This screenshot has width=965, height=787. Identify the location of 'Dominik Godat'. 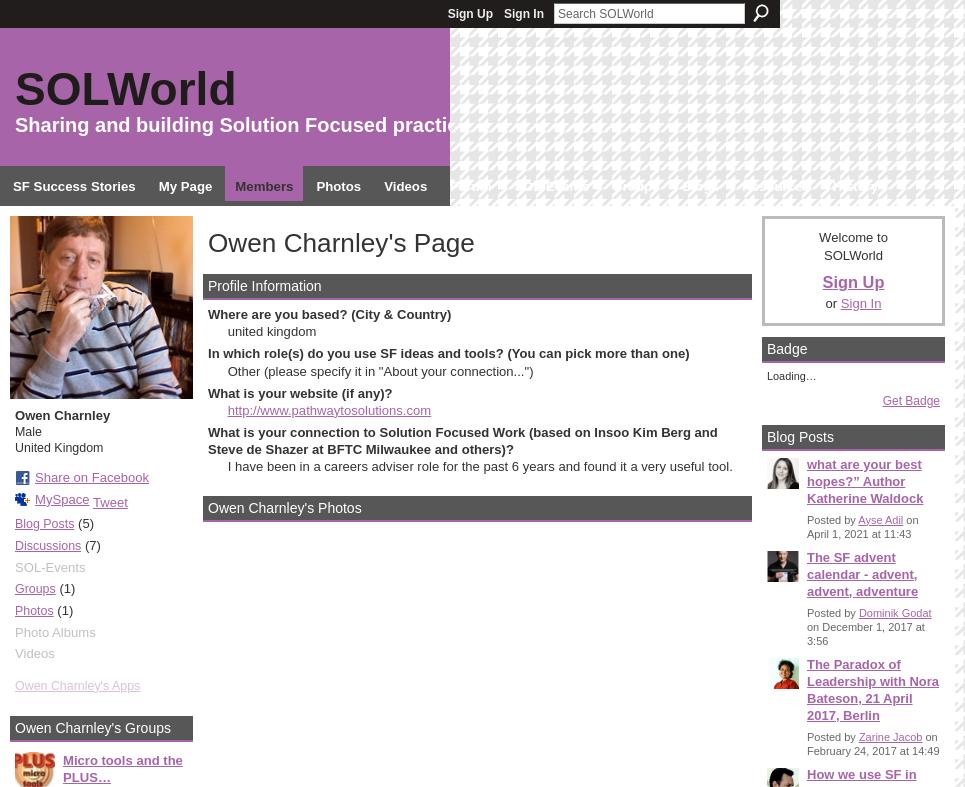
(893, 610).